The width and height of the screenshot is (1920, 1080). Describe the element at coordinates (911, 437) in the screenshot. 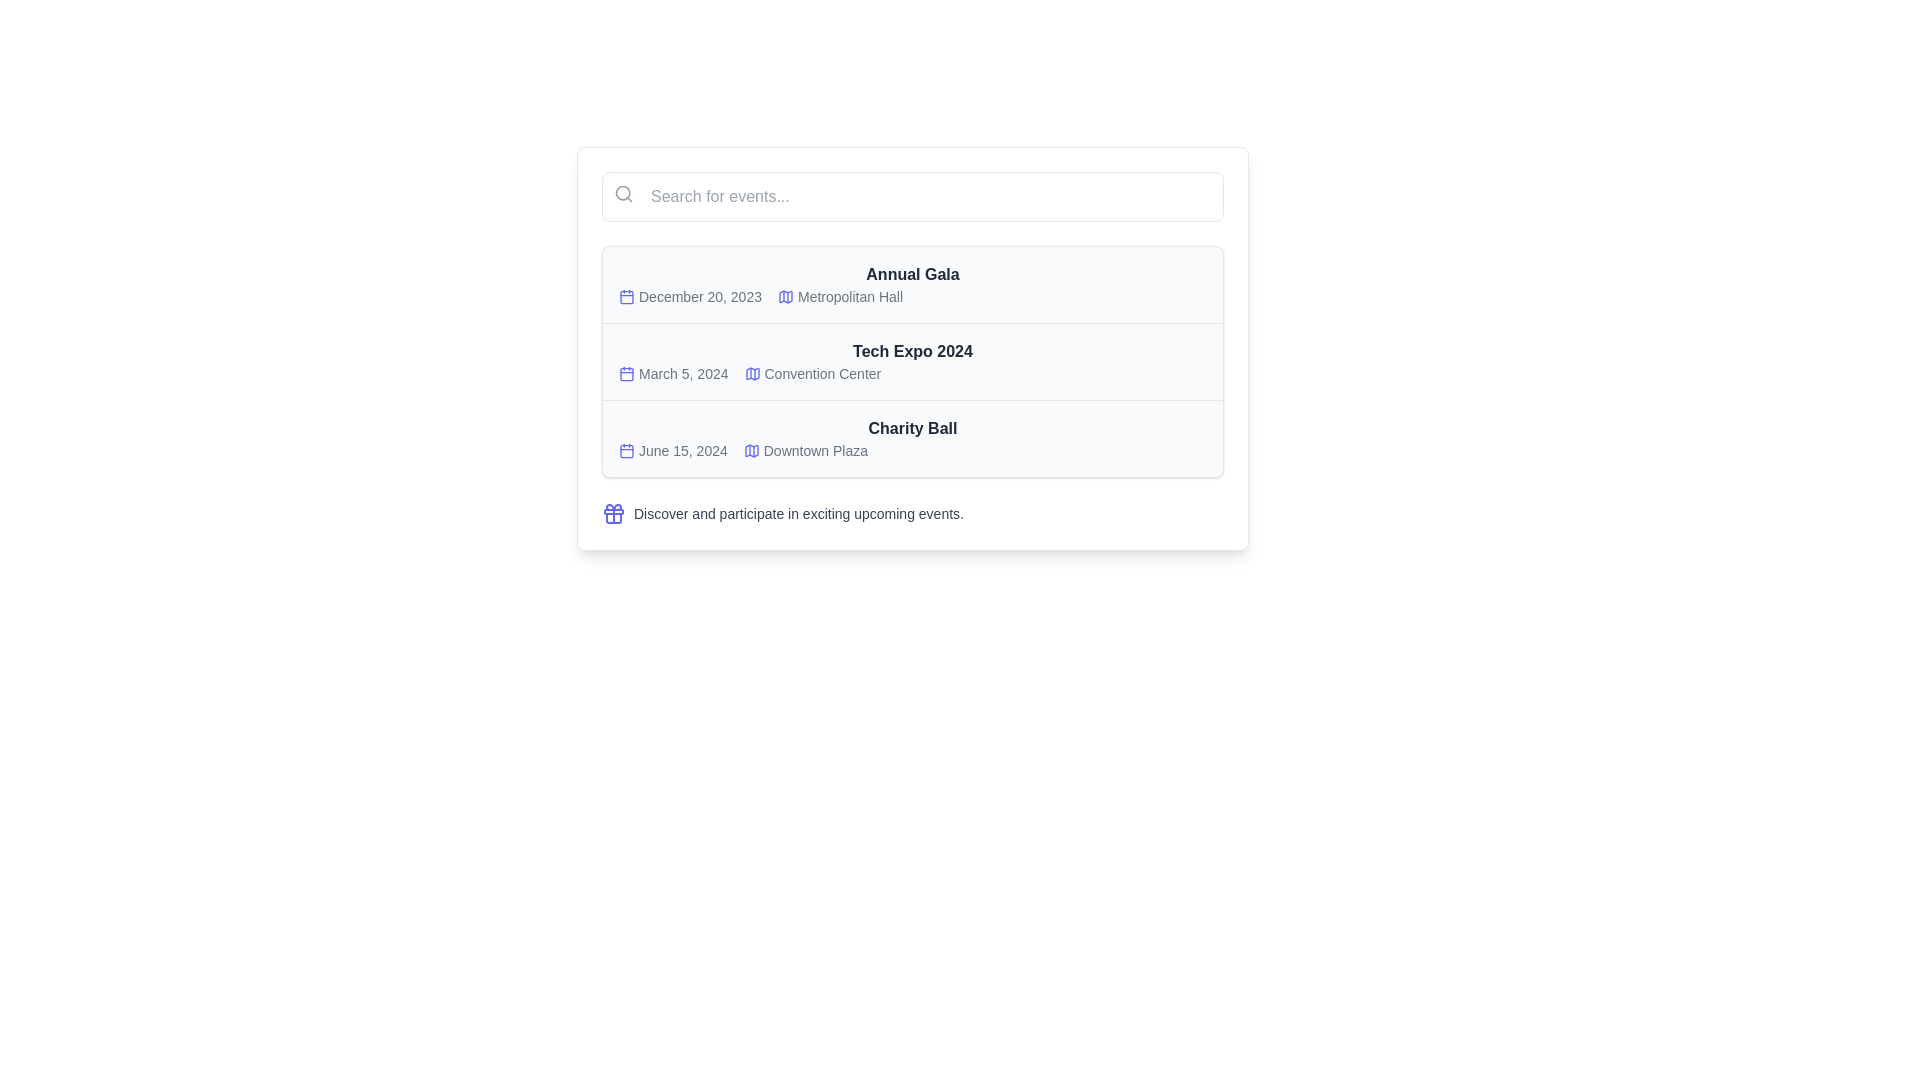

I see `the title 'Charity Ball' in the event information card` at that location.